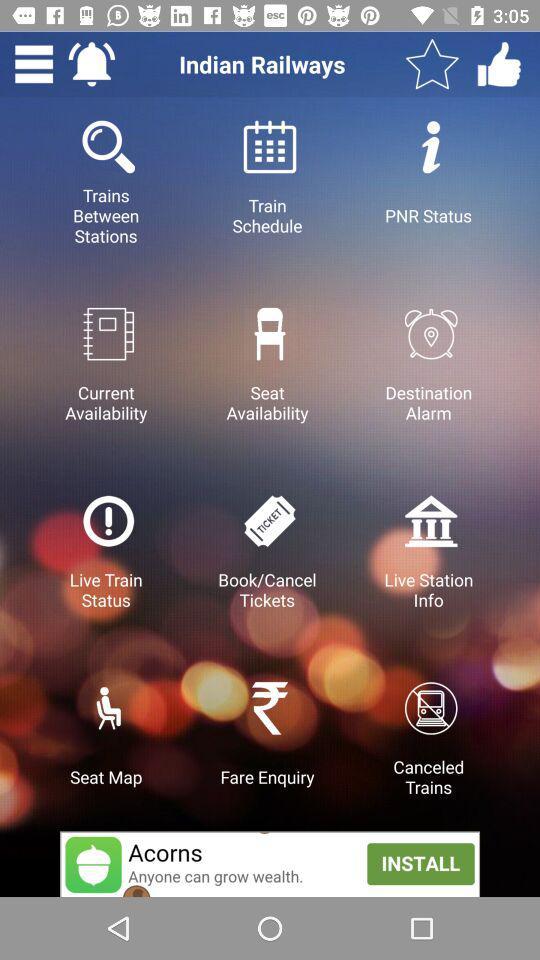  Describe the element at coordinates (431, 64) in the screenshot. I see `bookmark this page` at that location.